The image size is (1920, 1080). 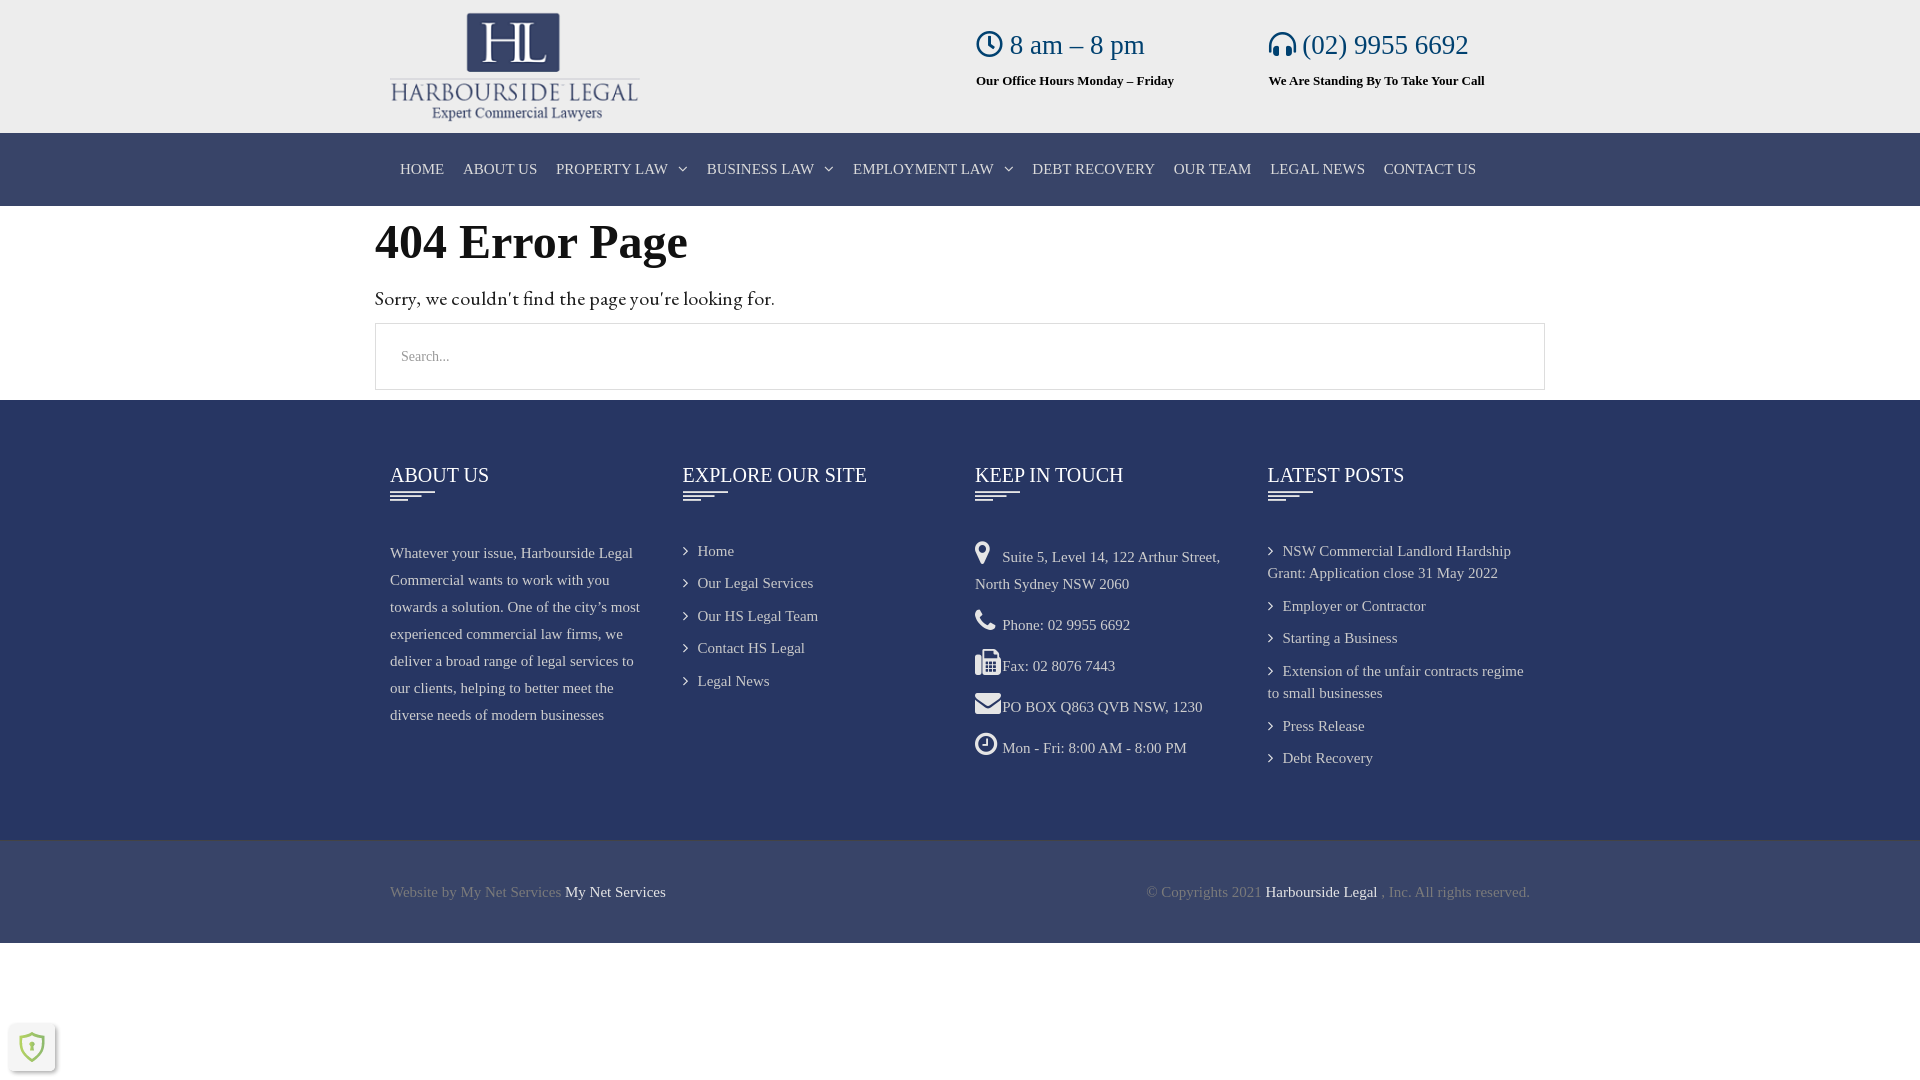 I want to click on 'Debt Recovery', so click(x=1320, y=758).